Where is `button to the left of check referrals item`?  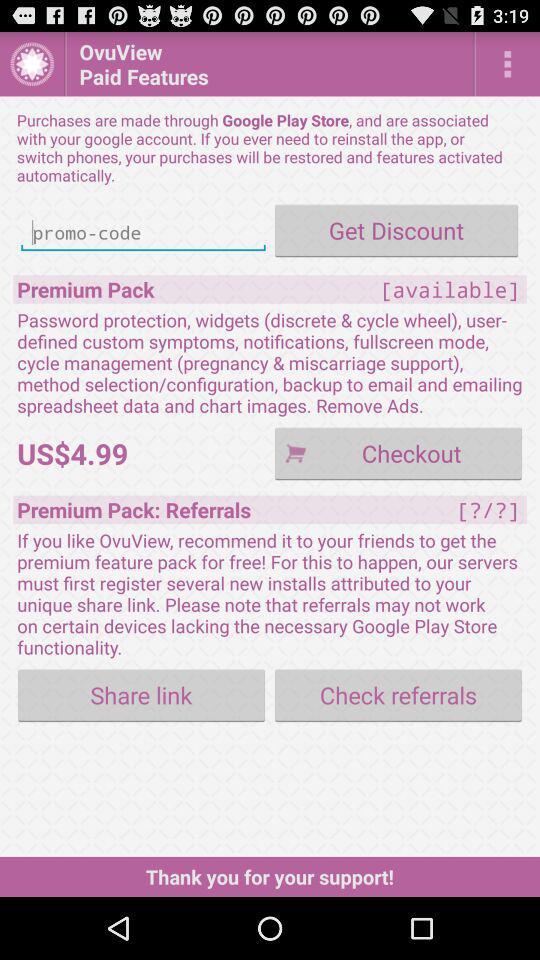
button to the left of check referrals item is located at coordinates (140, 695).